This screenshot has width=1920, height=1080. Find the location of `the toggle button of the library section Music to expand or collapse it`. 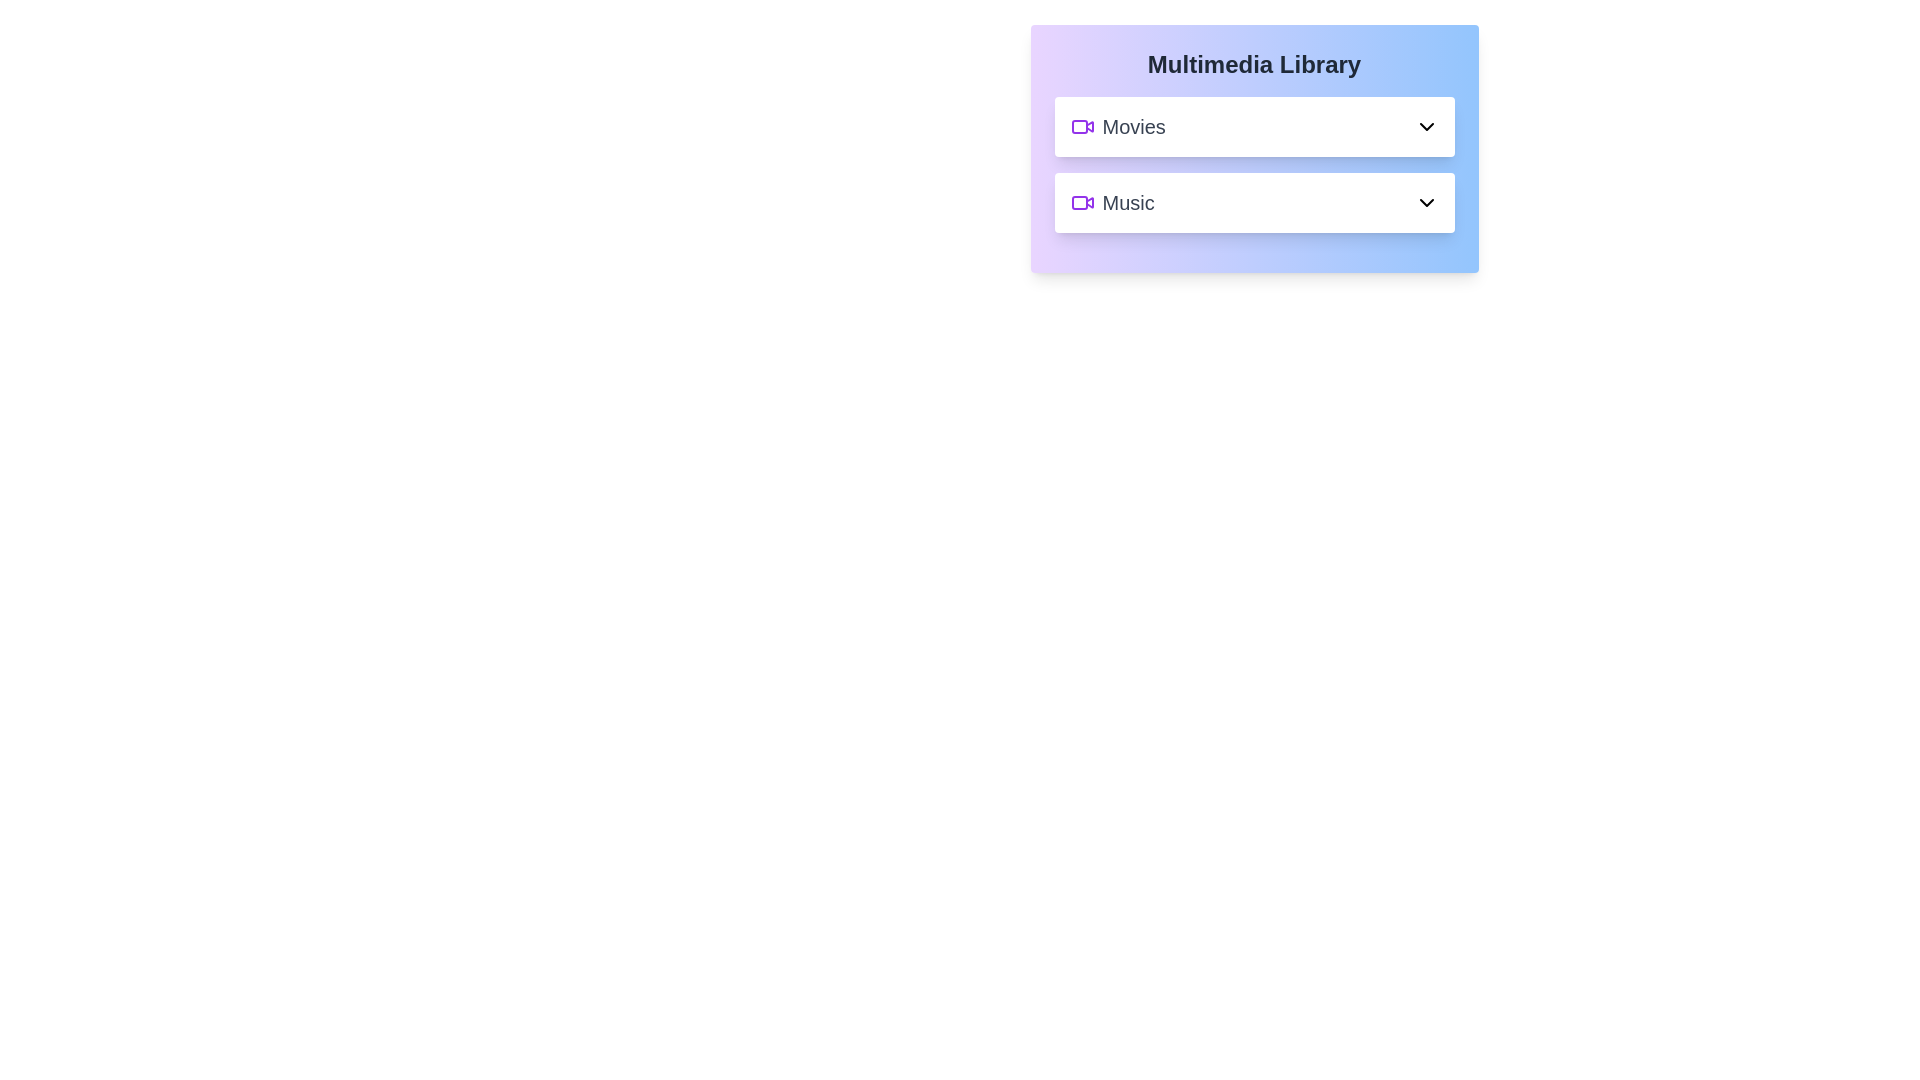

the toggle button of the library section Music to expand or collapse it is located at coordinates (1253, 203).